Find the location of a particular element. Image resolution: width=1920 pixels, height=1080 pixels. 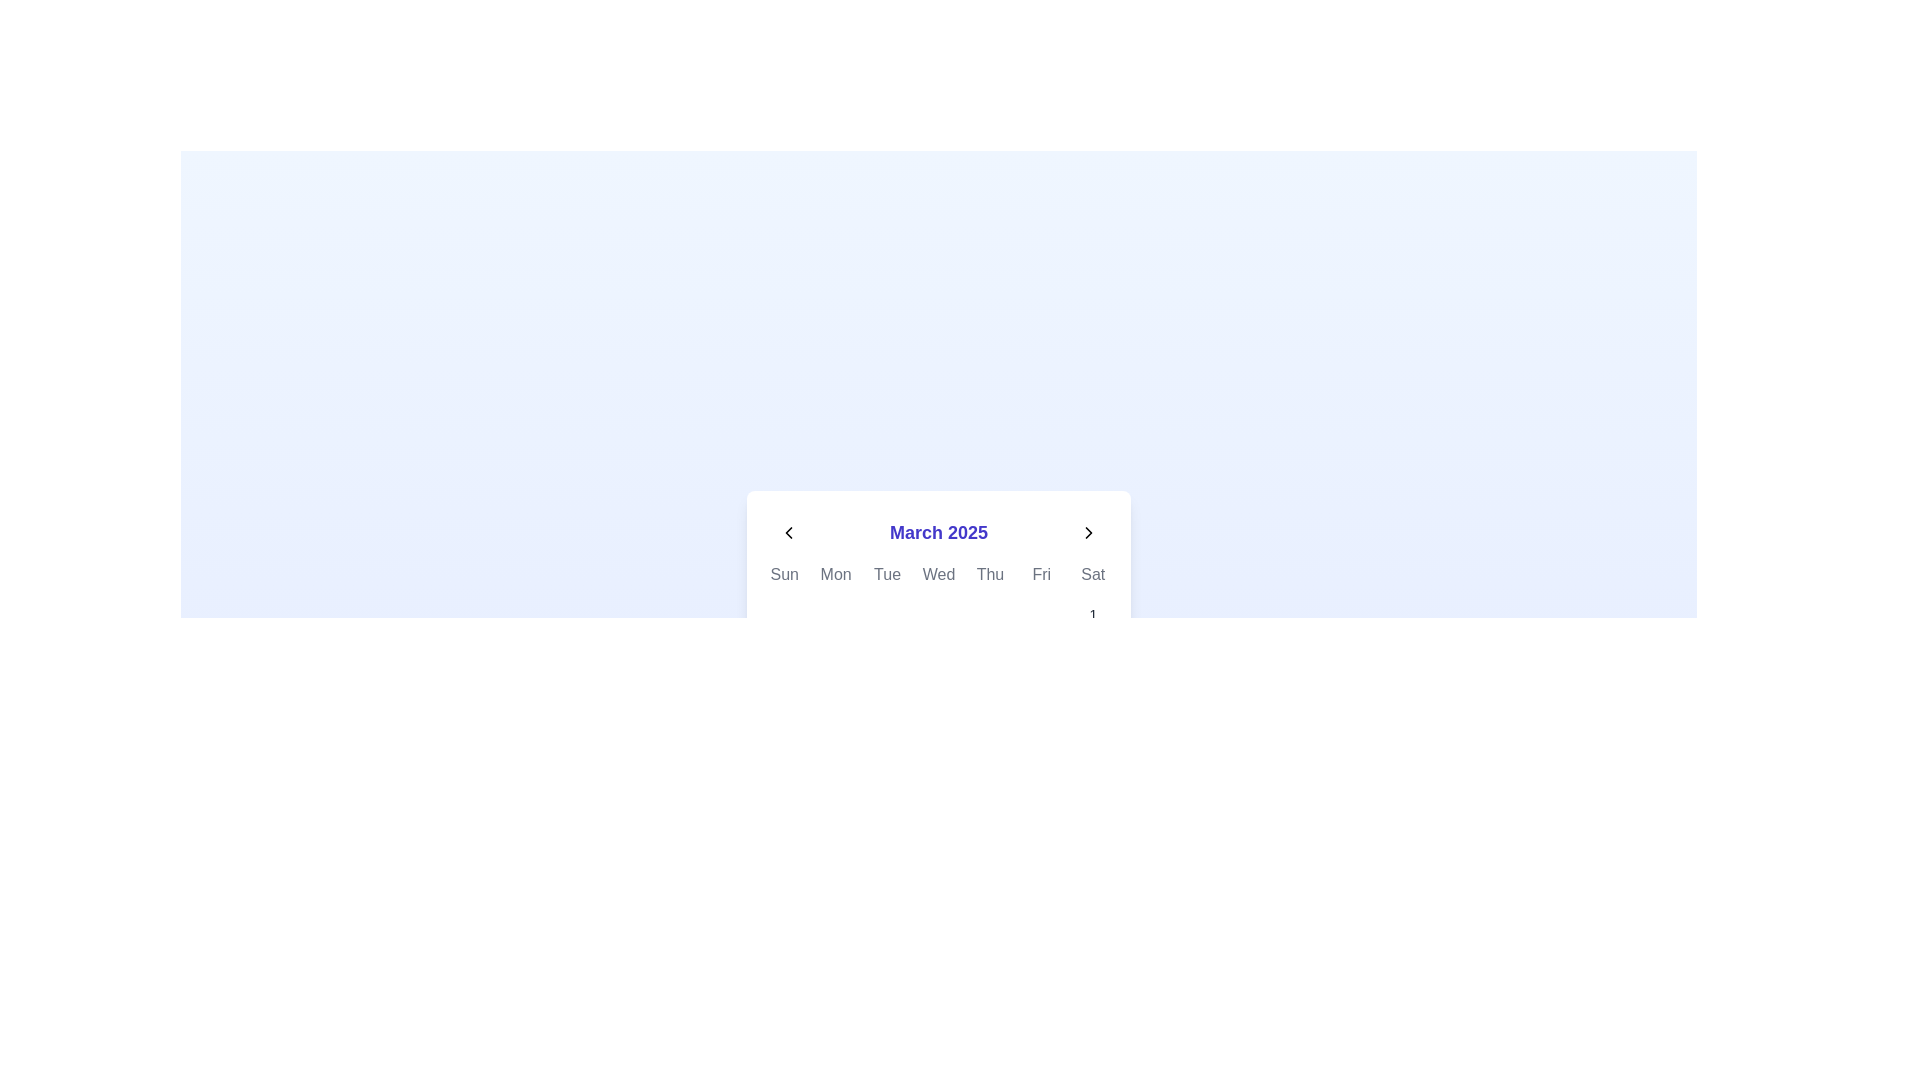

the Static Label displaying 'Tue', which is the third label in a horizontal list of abbreviated day names in the calendar layout is located at coordinates (886, 574).